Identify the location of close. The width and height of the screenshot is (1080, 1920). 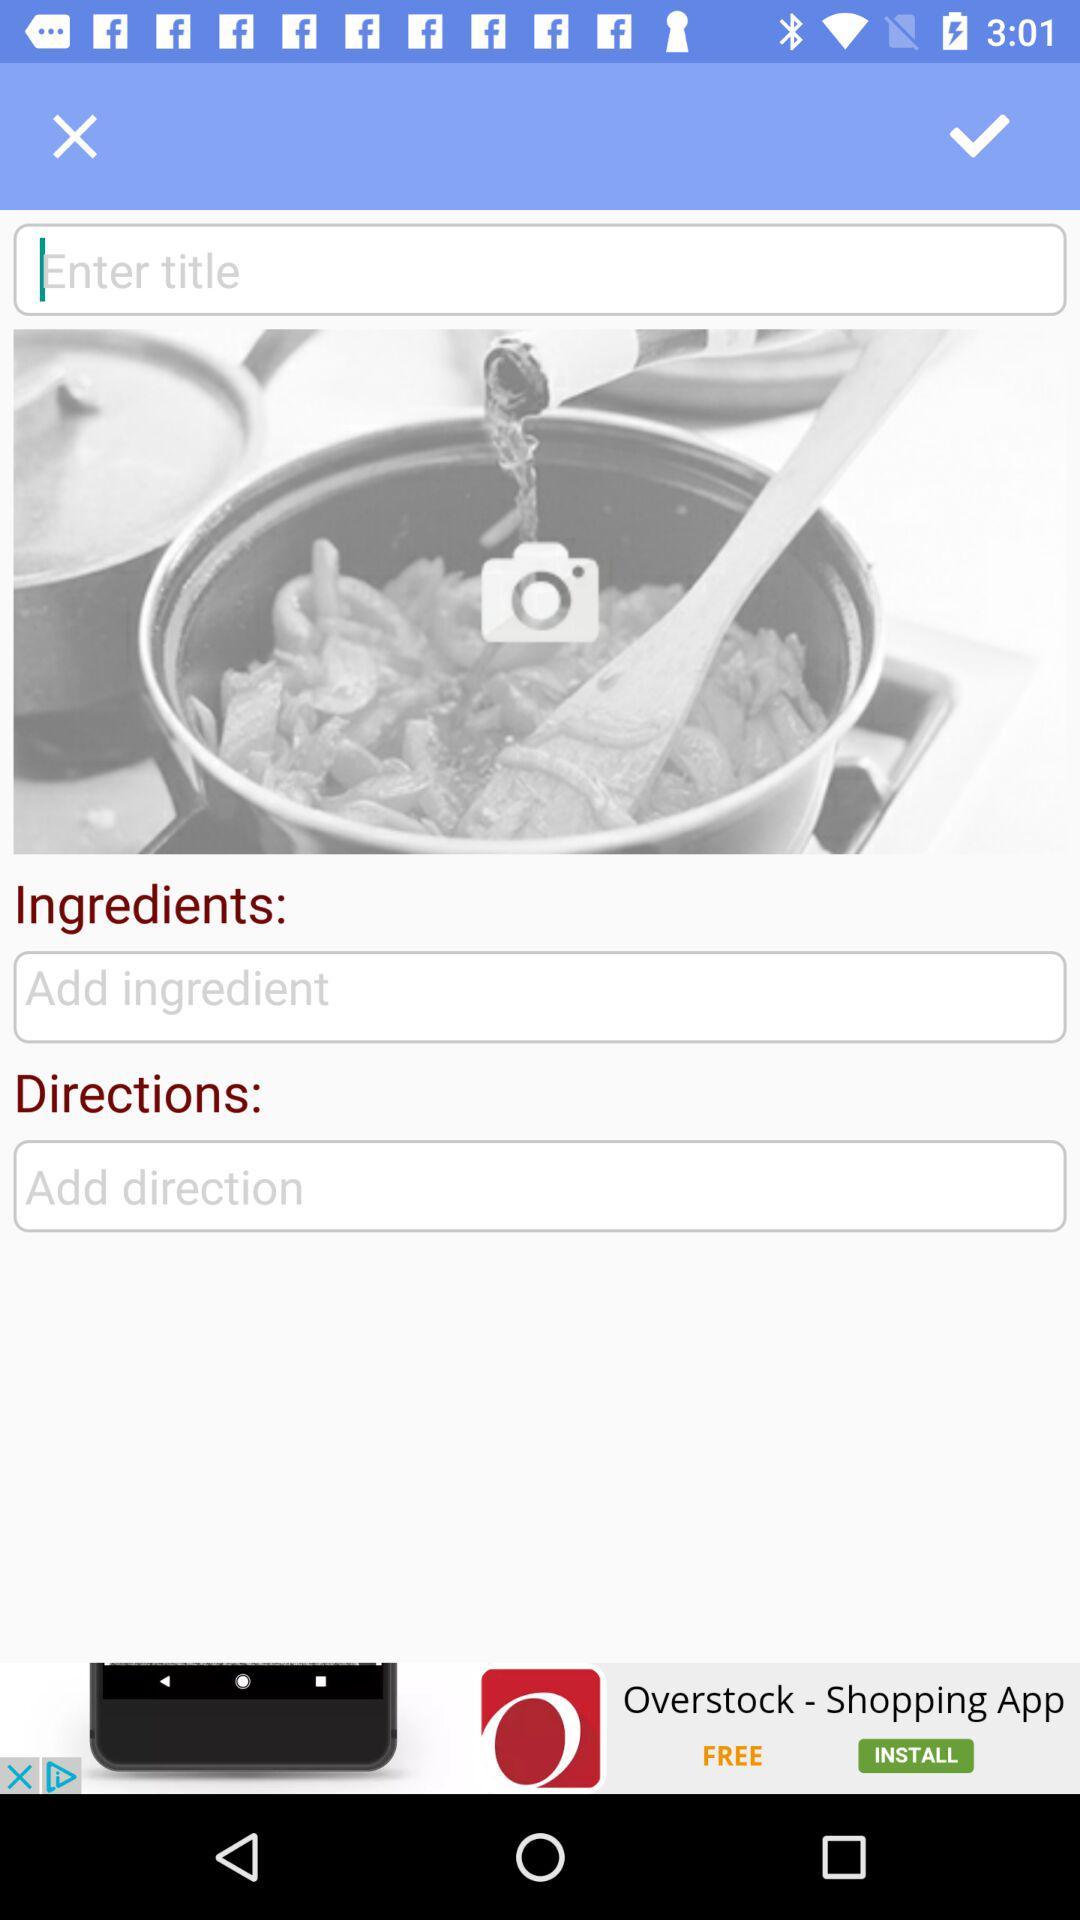
(73, 135).